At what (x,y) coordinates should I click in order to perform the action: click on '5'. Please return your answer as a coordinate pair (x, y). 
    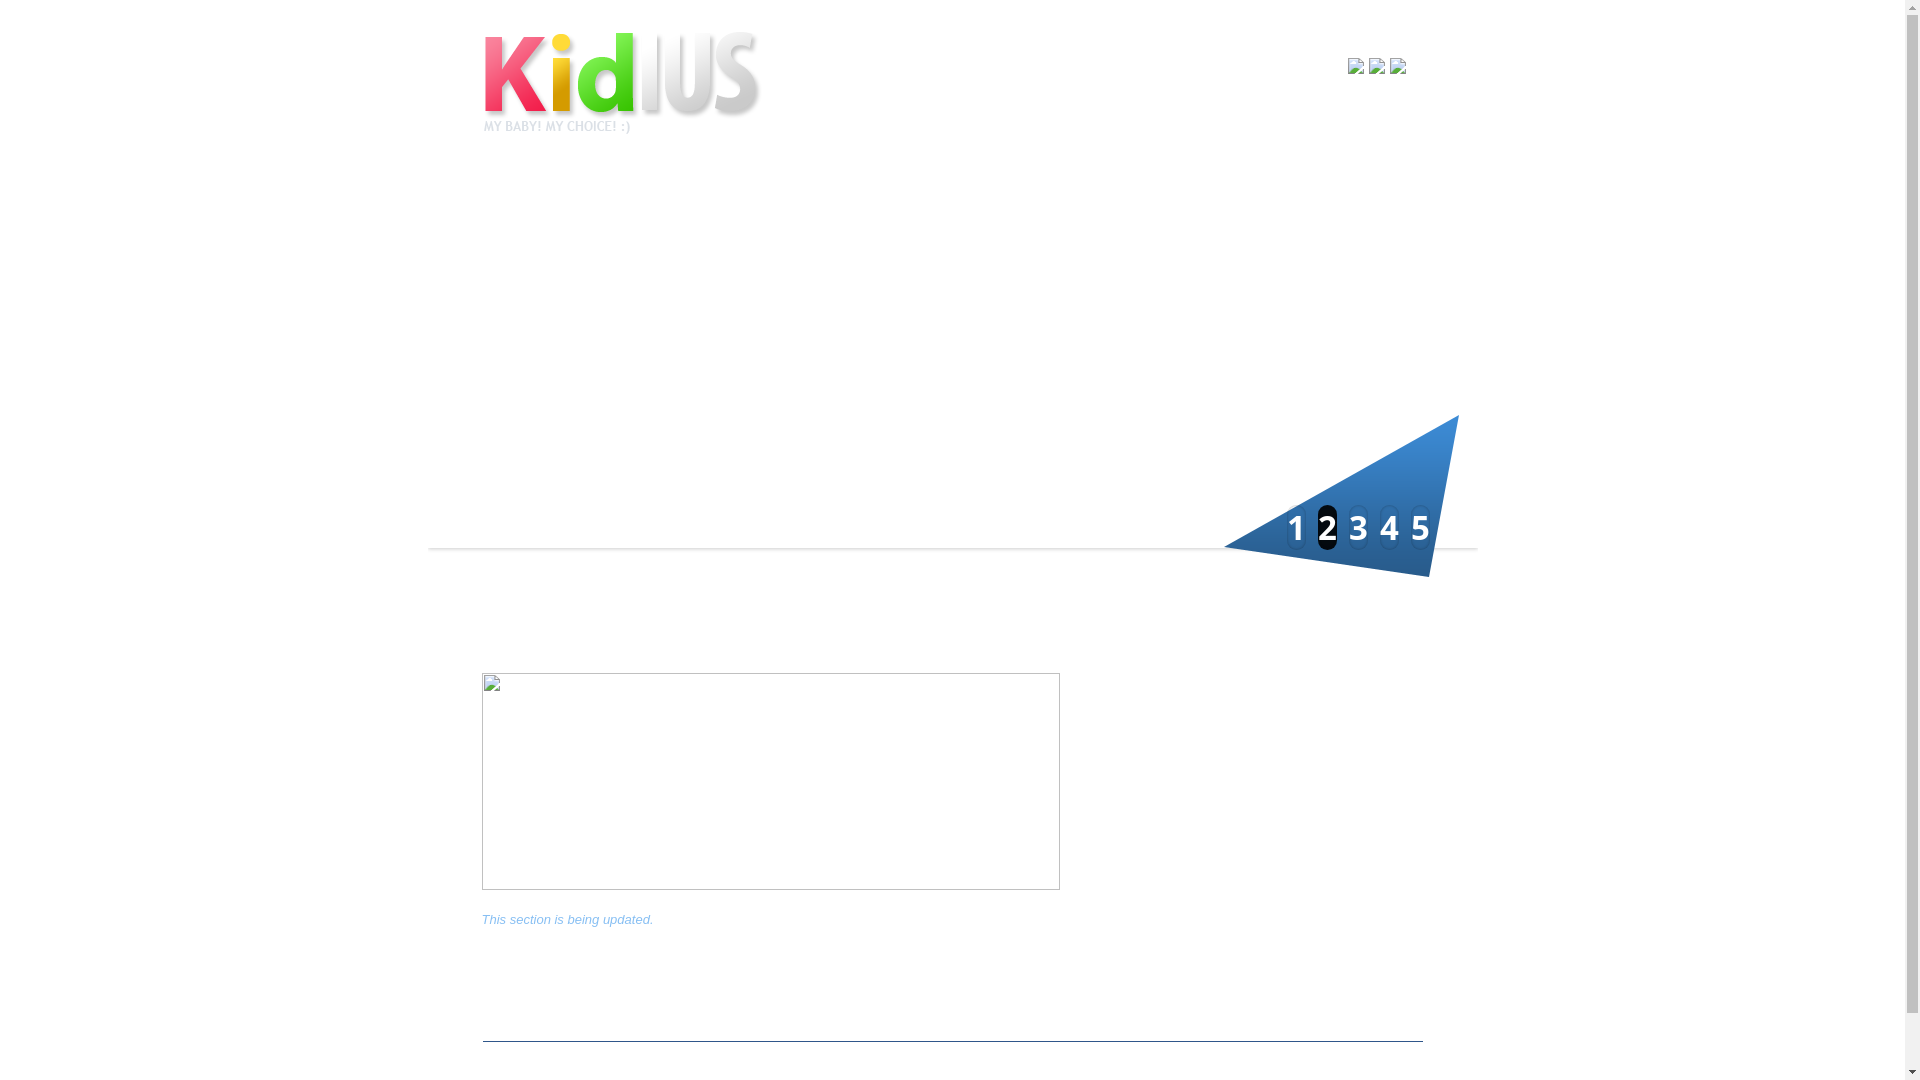
    Looking at the image, I should click on (1418, 526).